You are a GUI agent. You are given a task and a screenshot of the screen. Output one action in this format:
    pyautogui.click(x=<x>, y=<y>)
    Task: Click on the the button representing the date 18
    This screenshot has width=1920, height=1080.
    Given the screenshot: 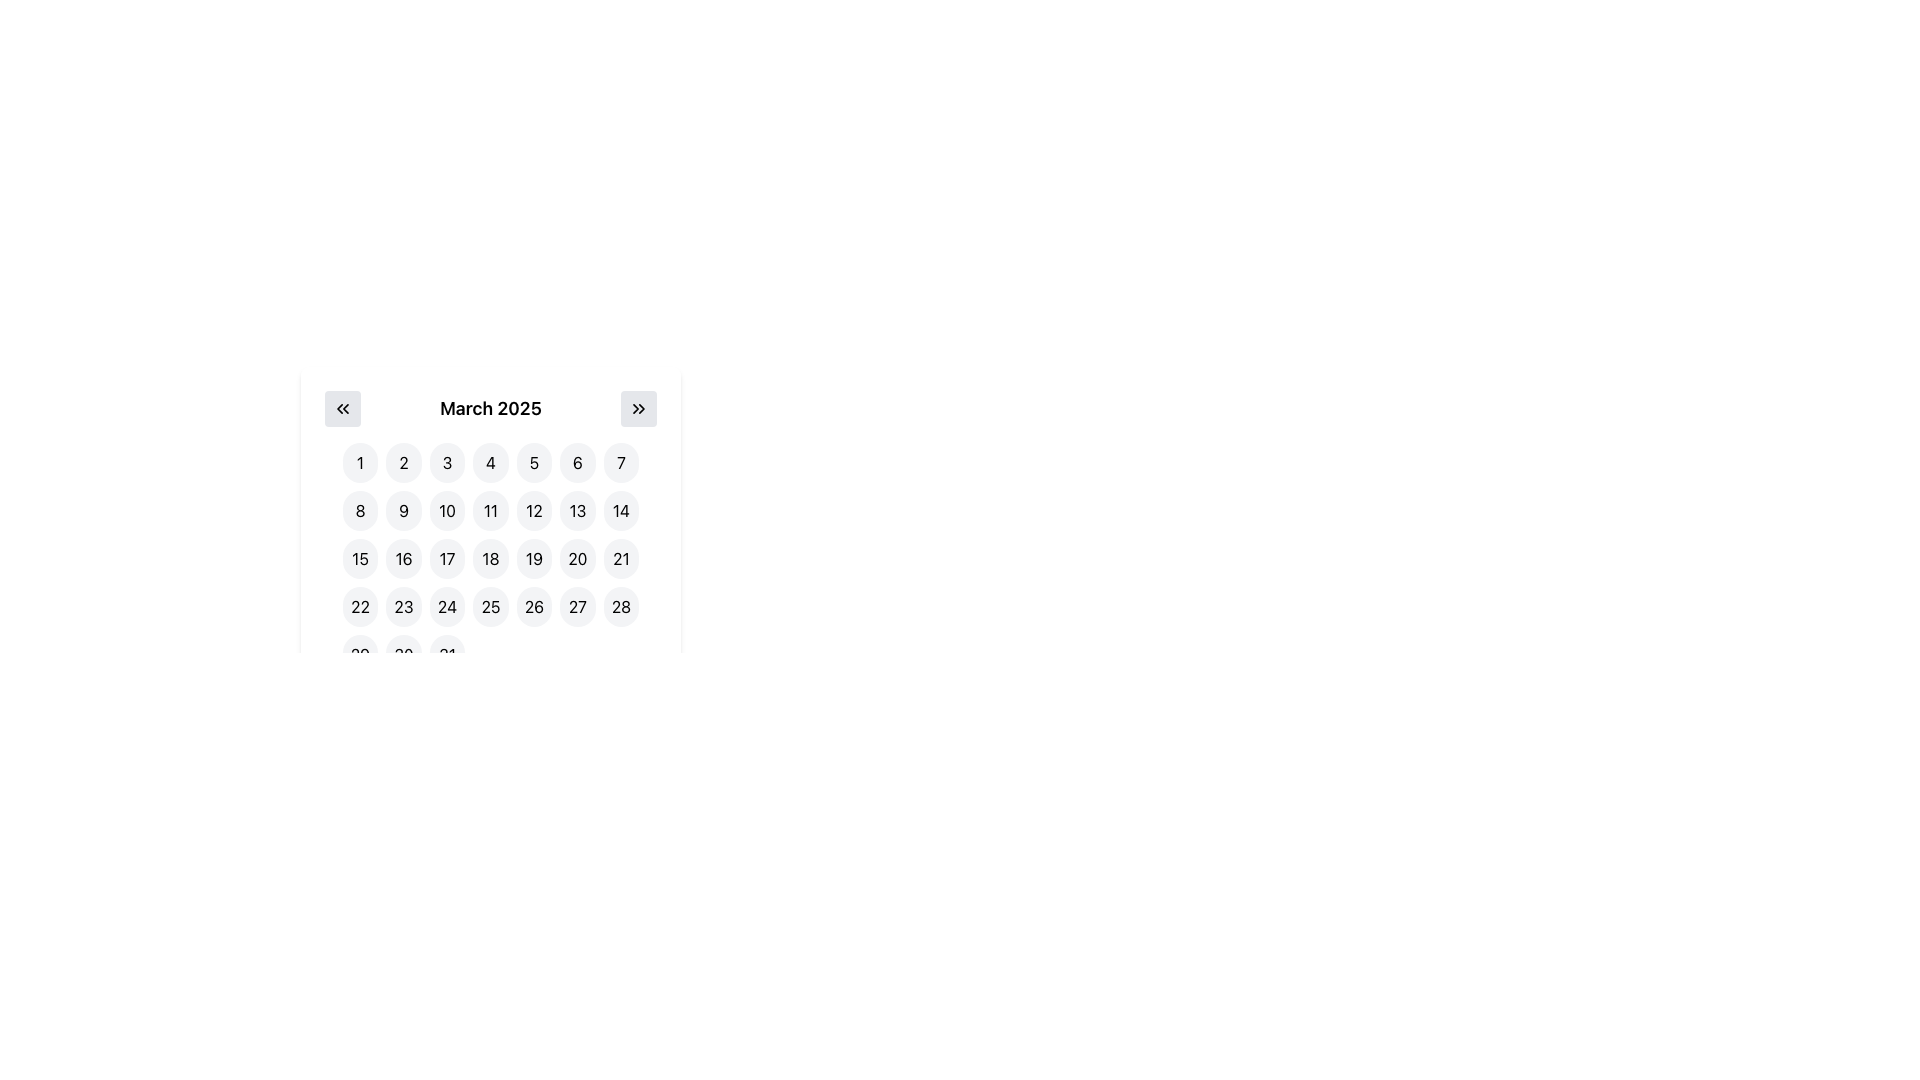 What is the action you would take?
    pyautogui.click(x=490, y=559)
    